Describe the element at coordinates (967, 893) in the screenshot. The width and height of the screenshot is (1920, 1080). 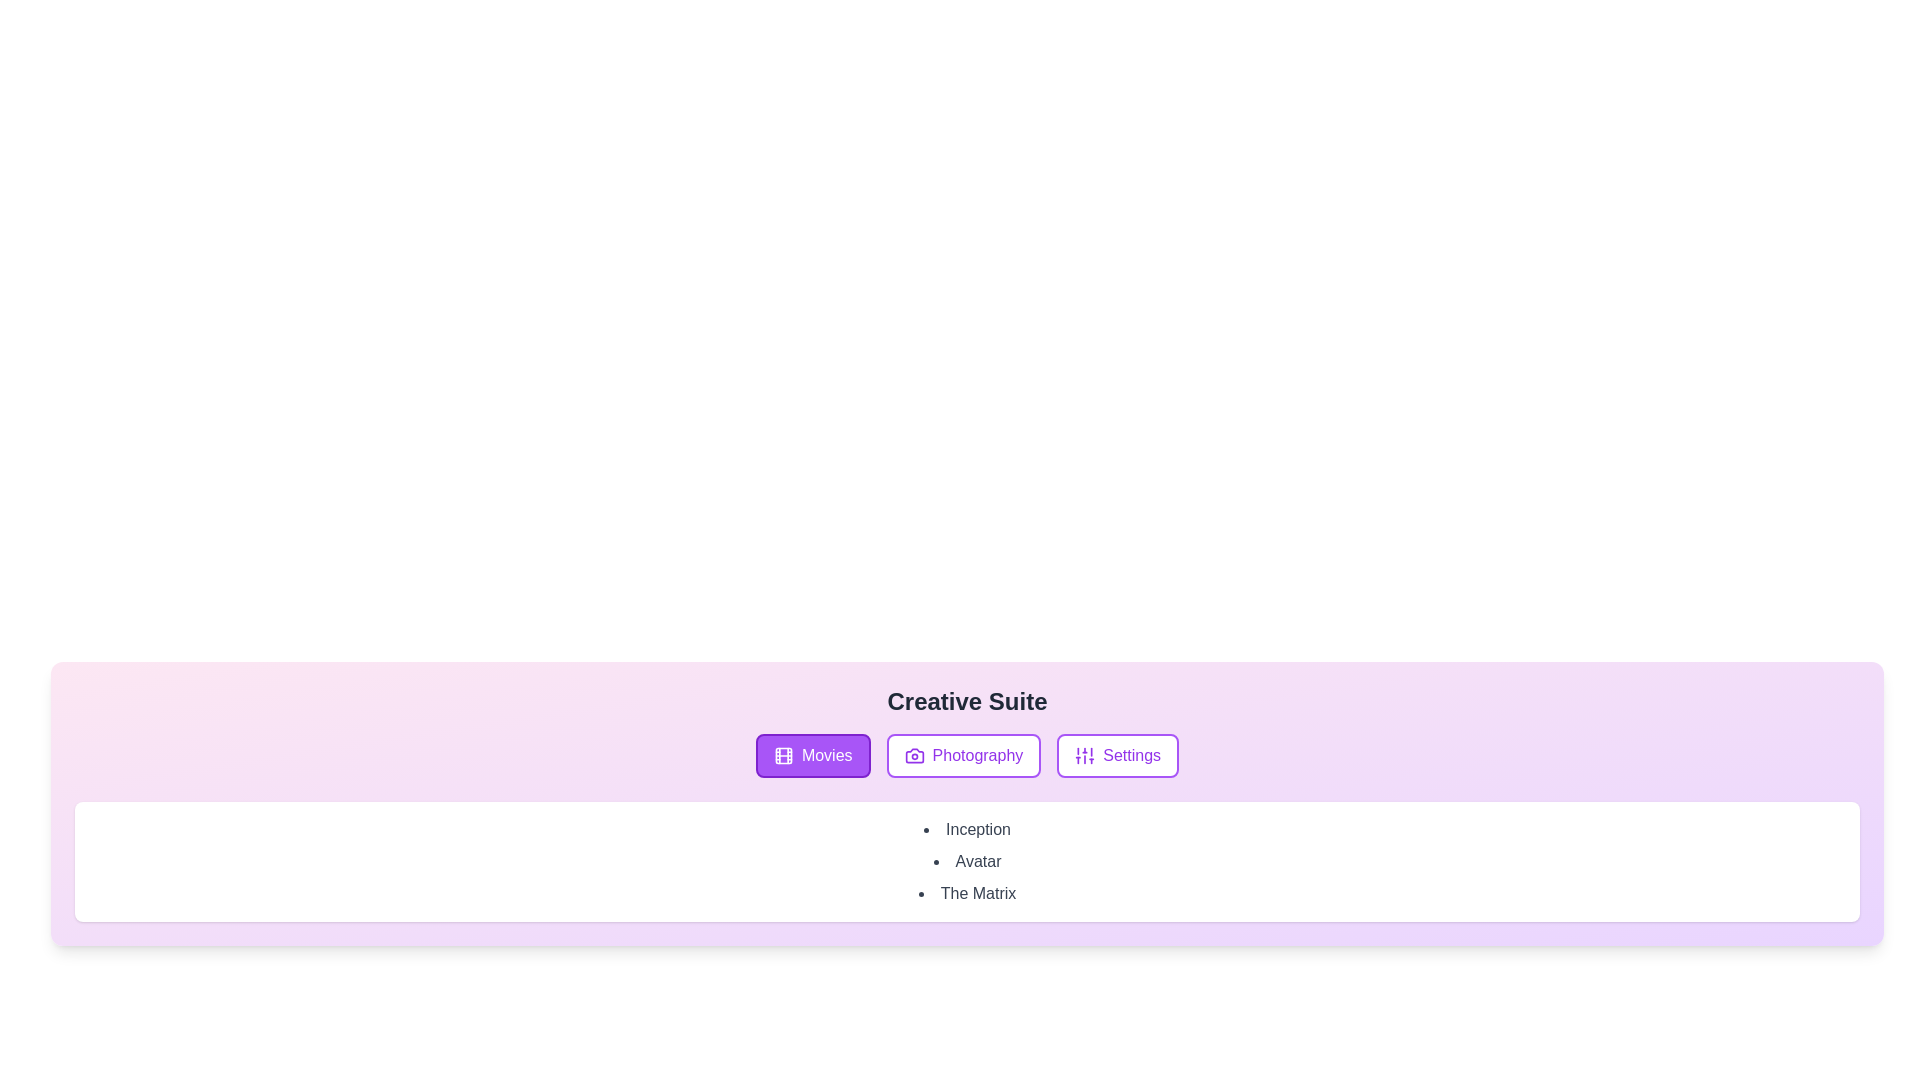
I see `the text element reading 'The Matrix' in the bullet-point list` at that location.